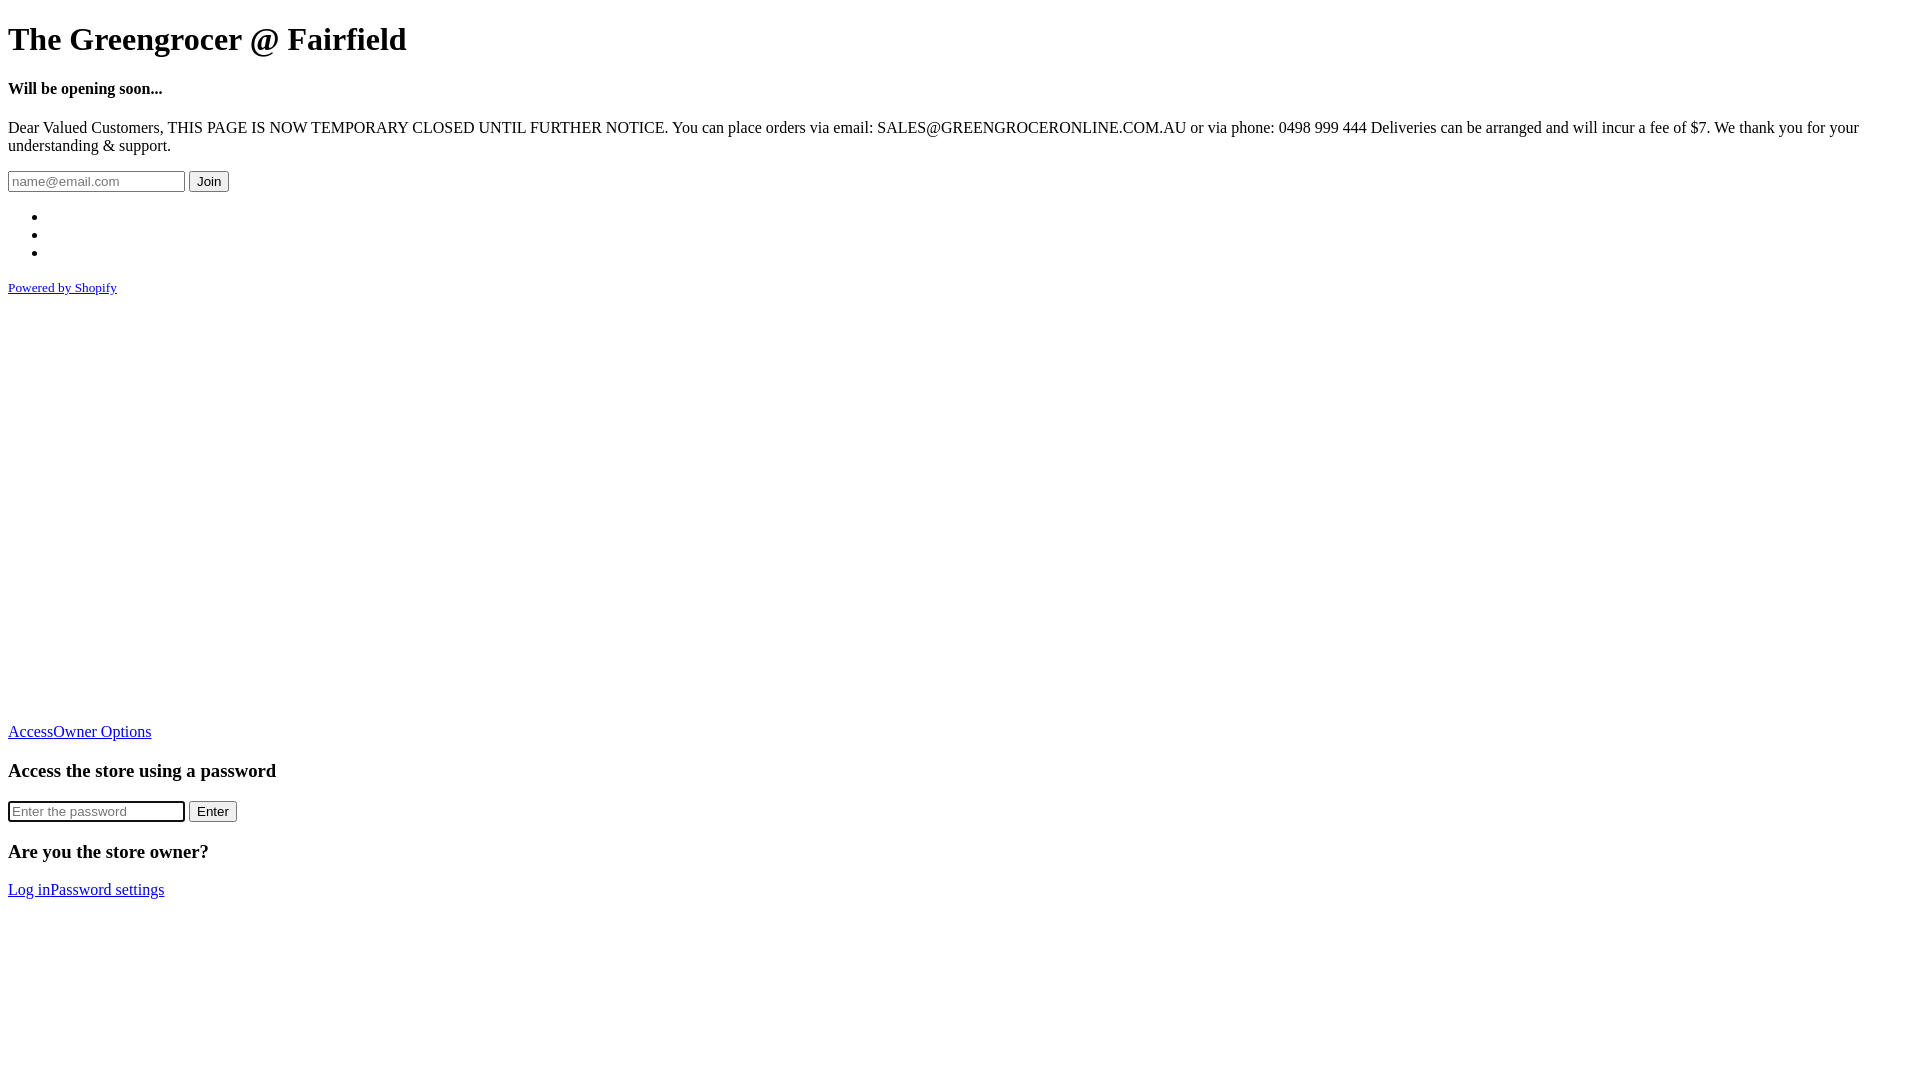 The width and height of the screenshot is (1920, 1080). What do you see at coordinates (188, 811) in the screenshot?
I see `'Enter'` at bounding box center [188, 811].